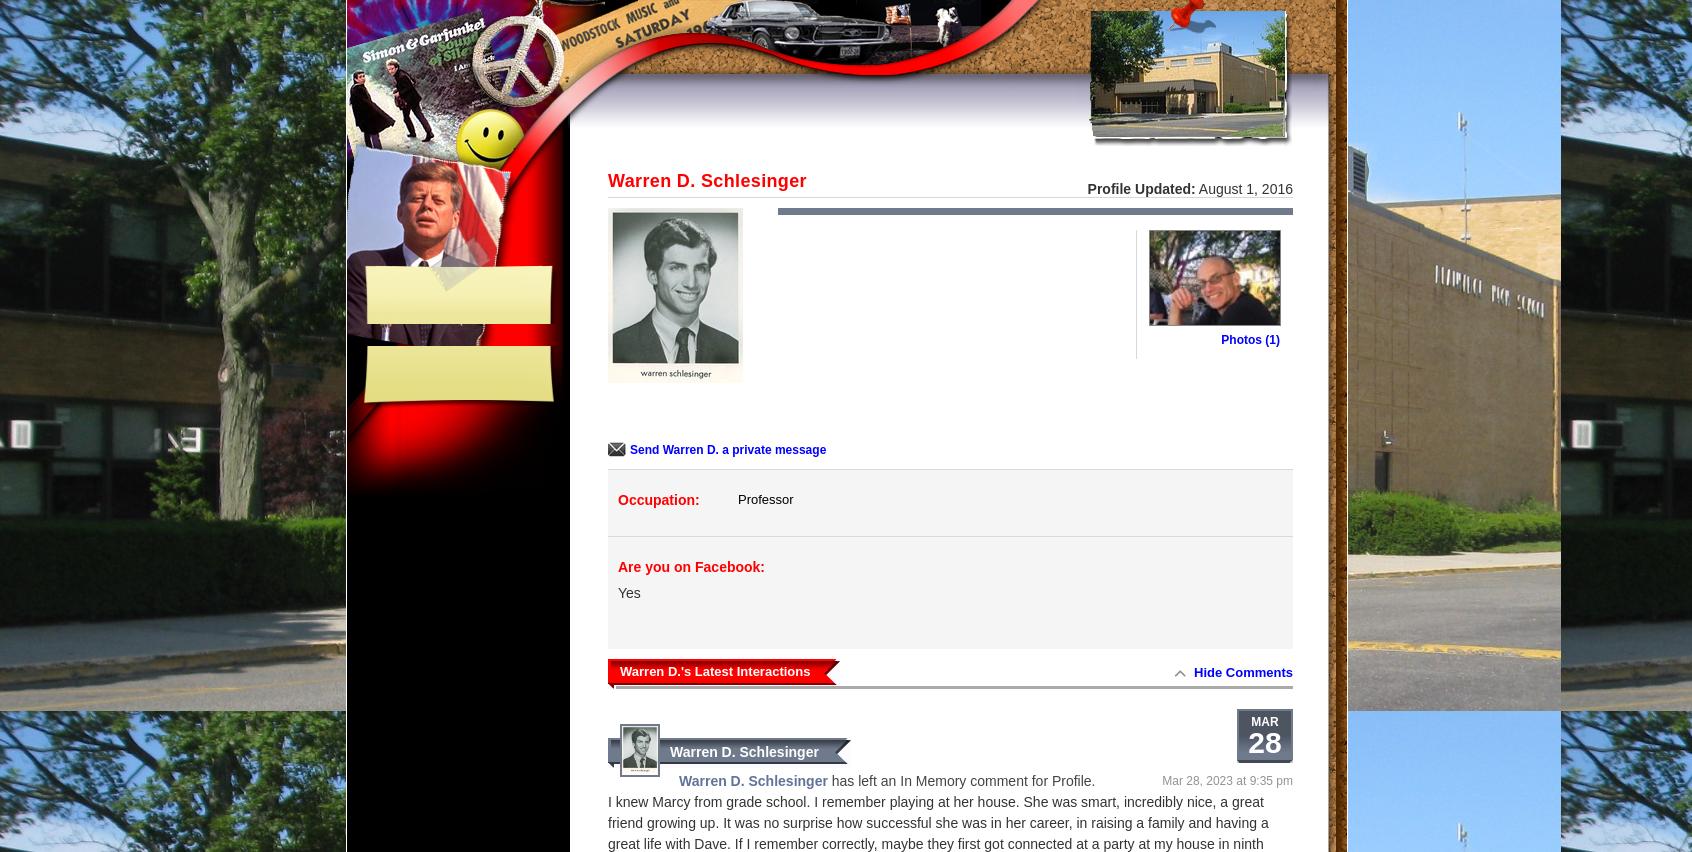 This screenshot has height=852, width=1692. I want to click on 'Hide Comments', so click(1243, 671).